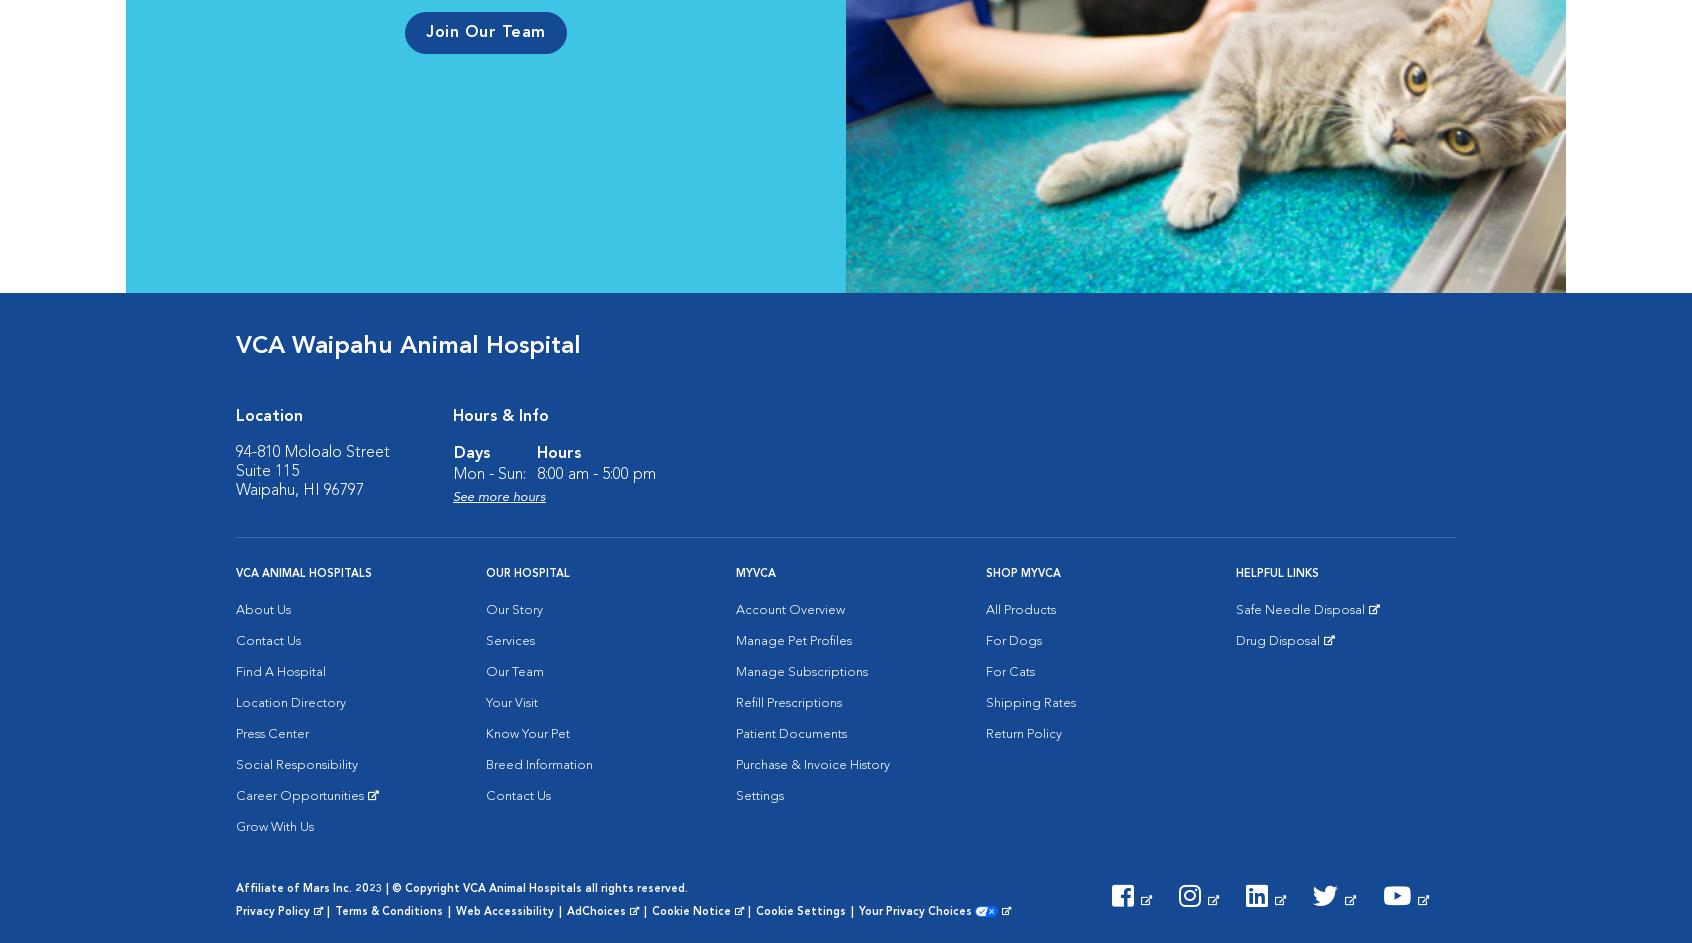 This screenshot has width=1692, height=943. I want to click on 'Career Opportunities', so click(298, 795).